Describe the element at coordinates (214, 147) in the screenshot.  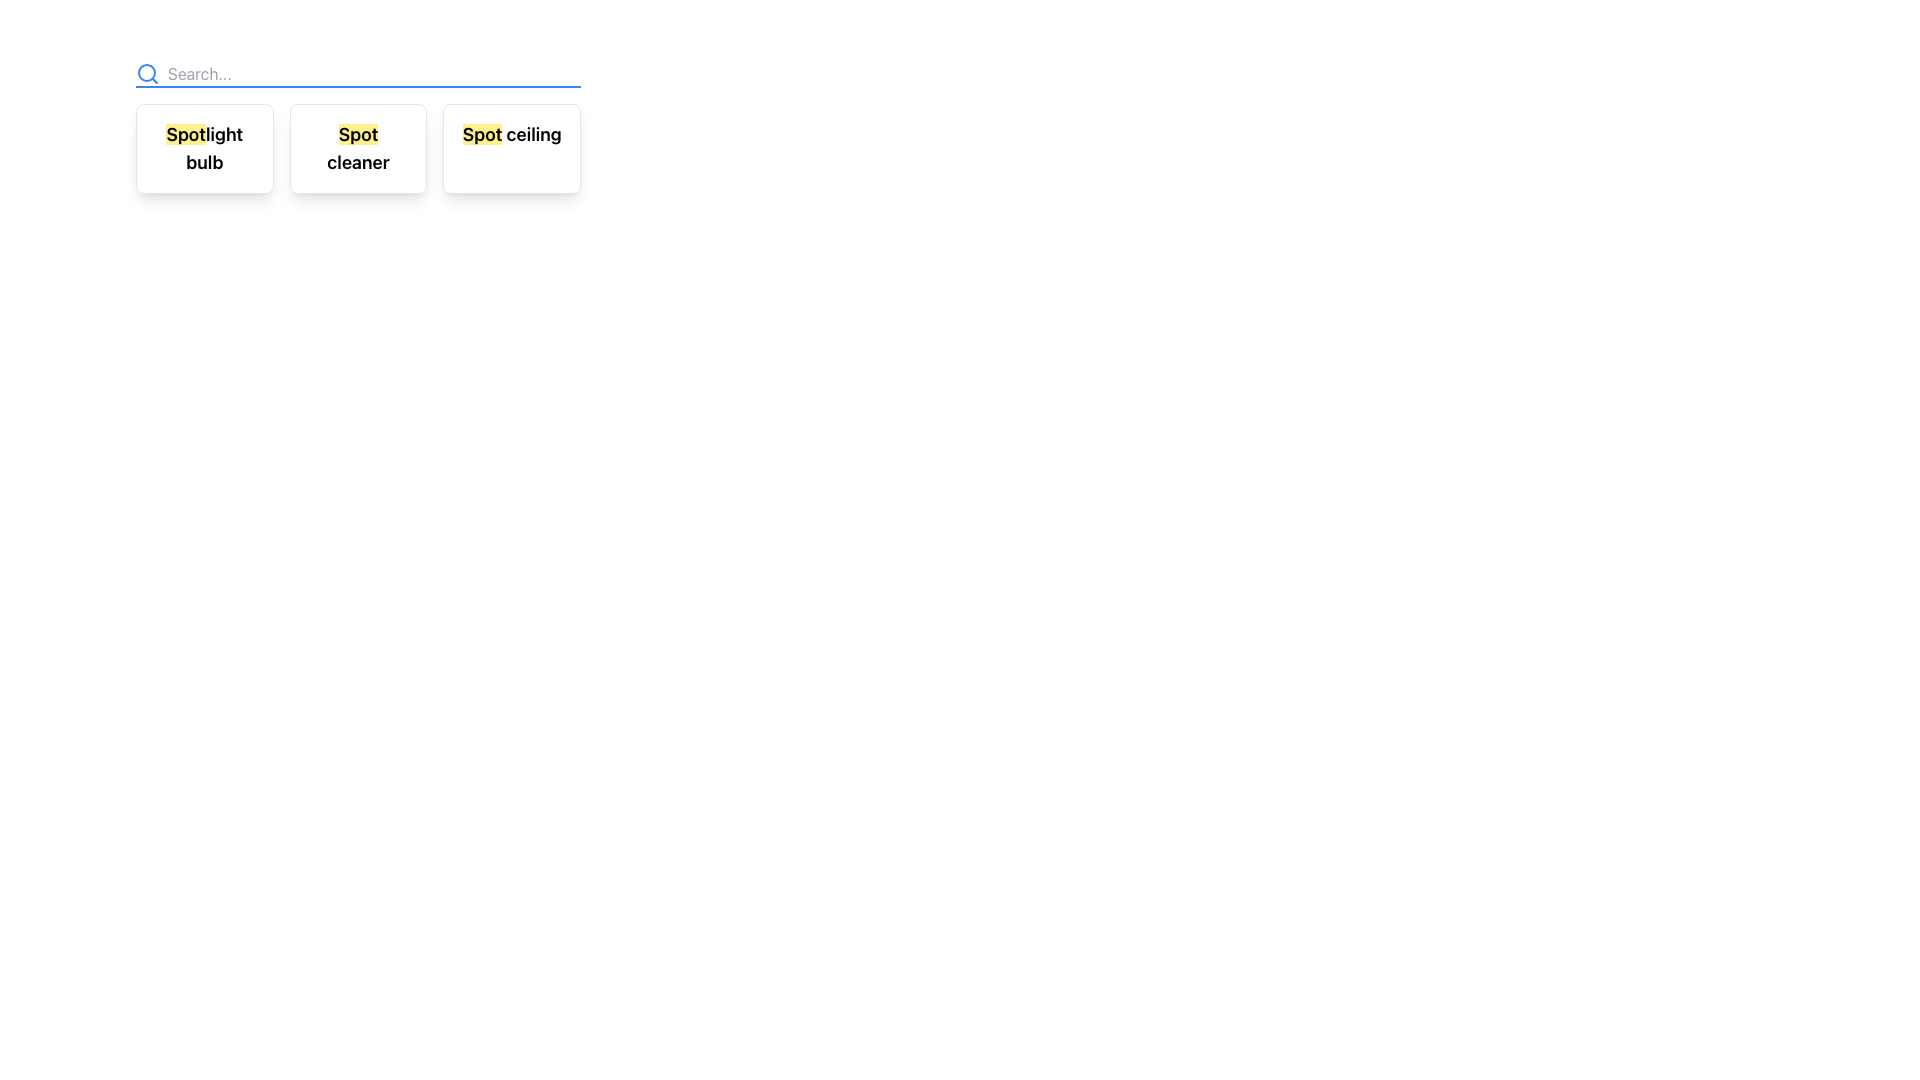
I see `non-interactive text label displaying 'light bulb', which is part of the label 'Spotlight bulb' located within the first card at the top center of the interface` at that location.